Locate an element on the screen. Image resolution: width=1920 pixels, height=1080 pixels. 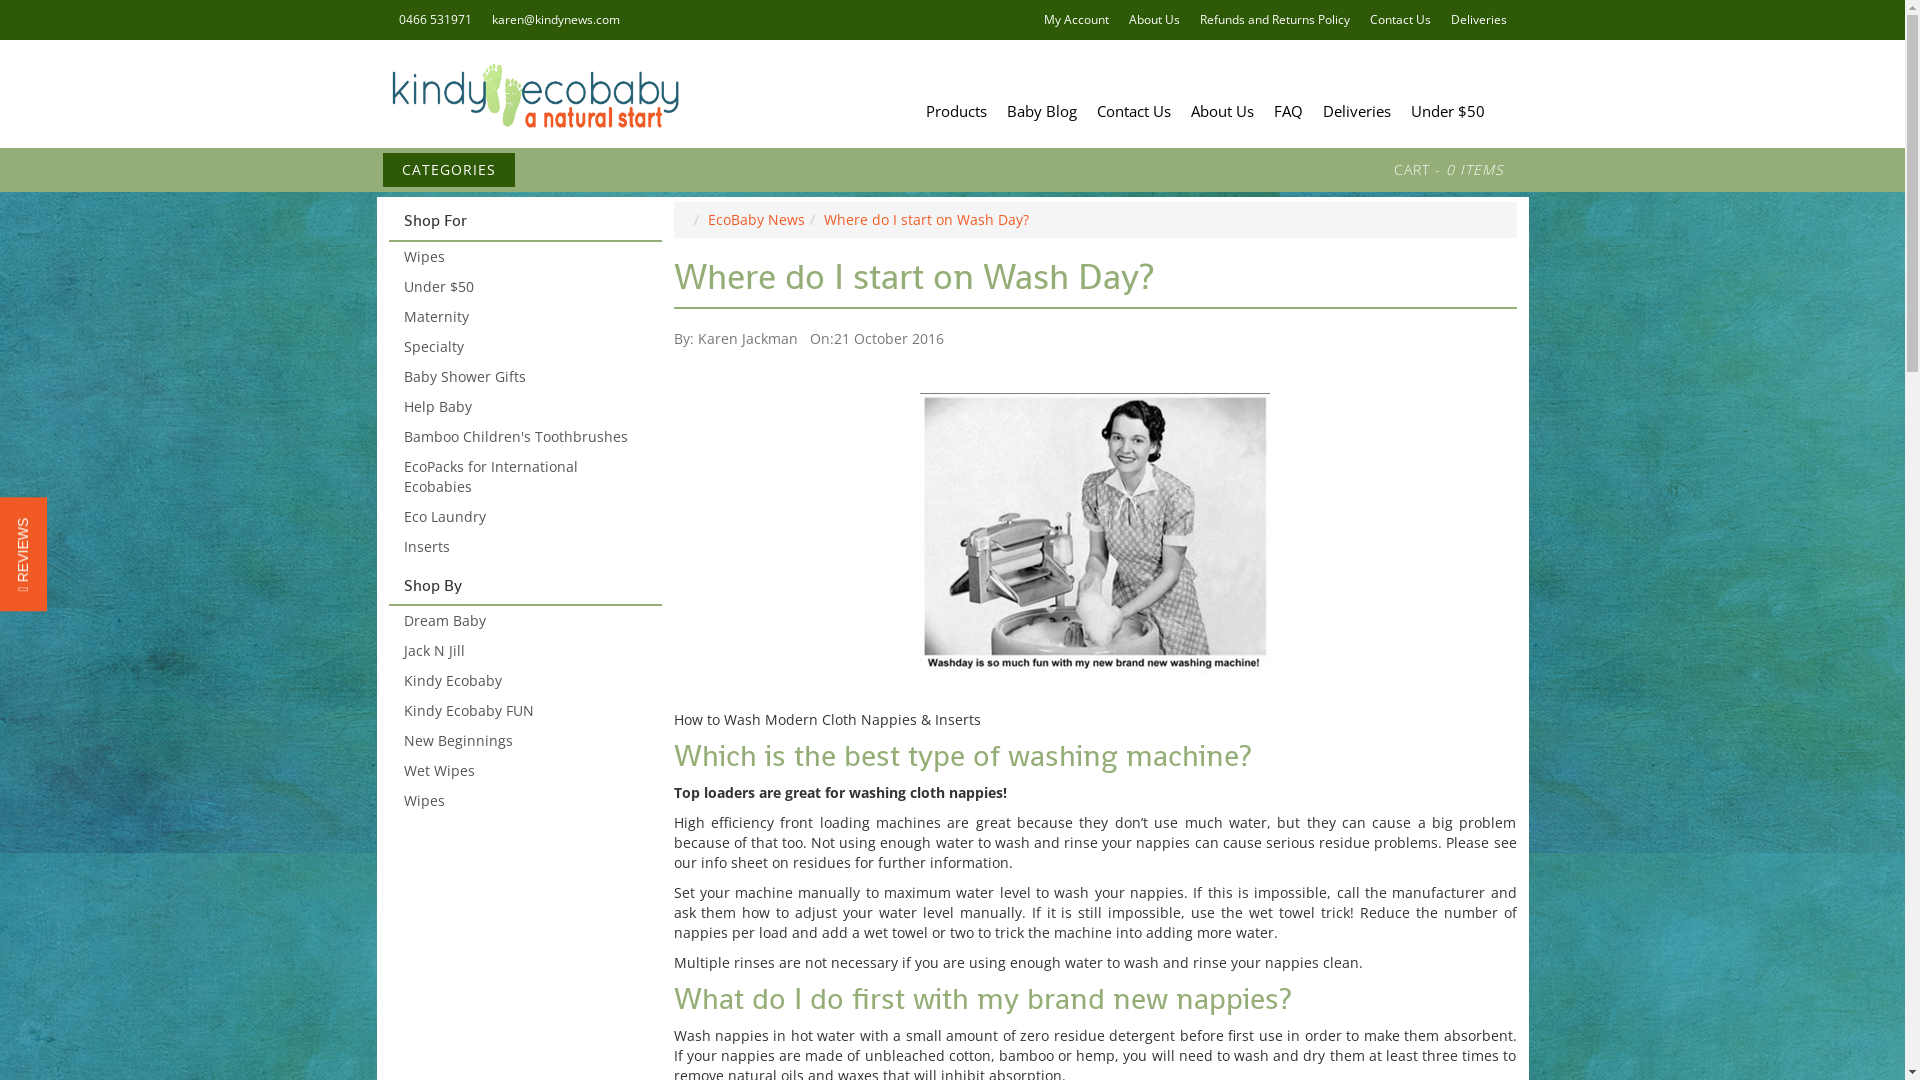
'Baby Shower Gifts' is located at coordinates (524, 377).